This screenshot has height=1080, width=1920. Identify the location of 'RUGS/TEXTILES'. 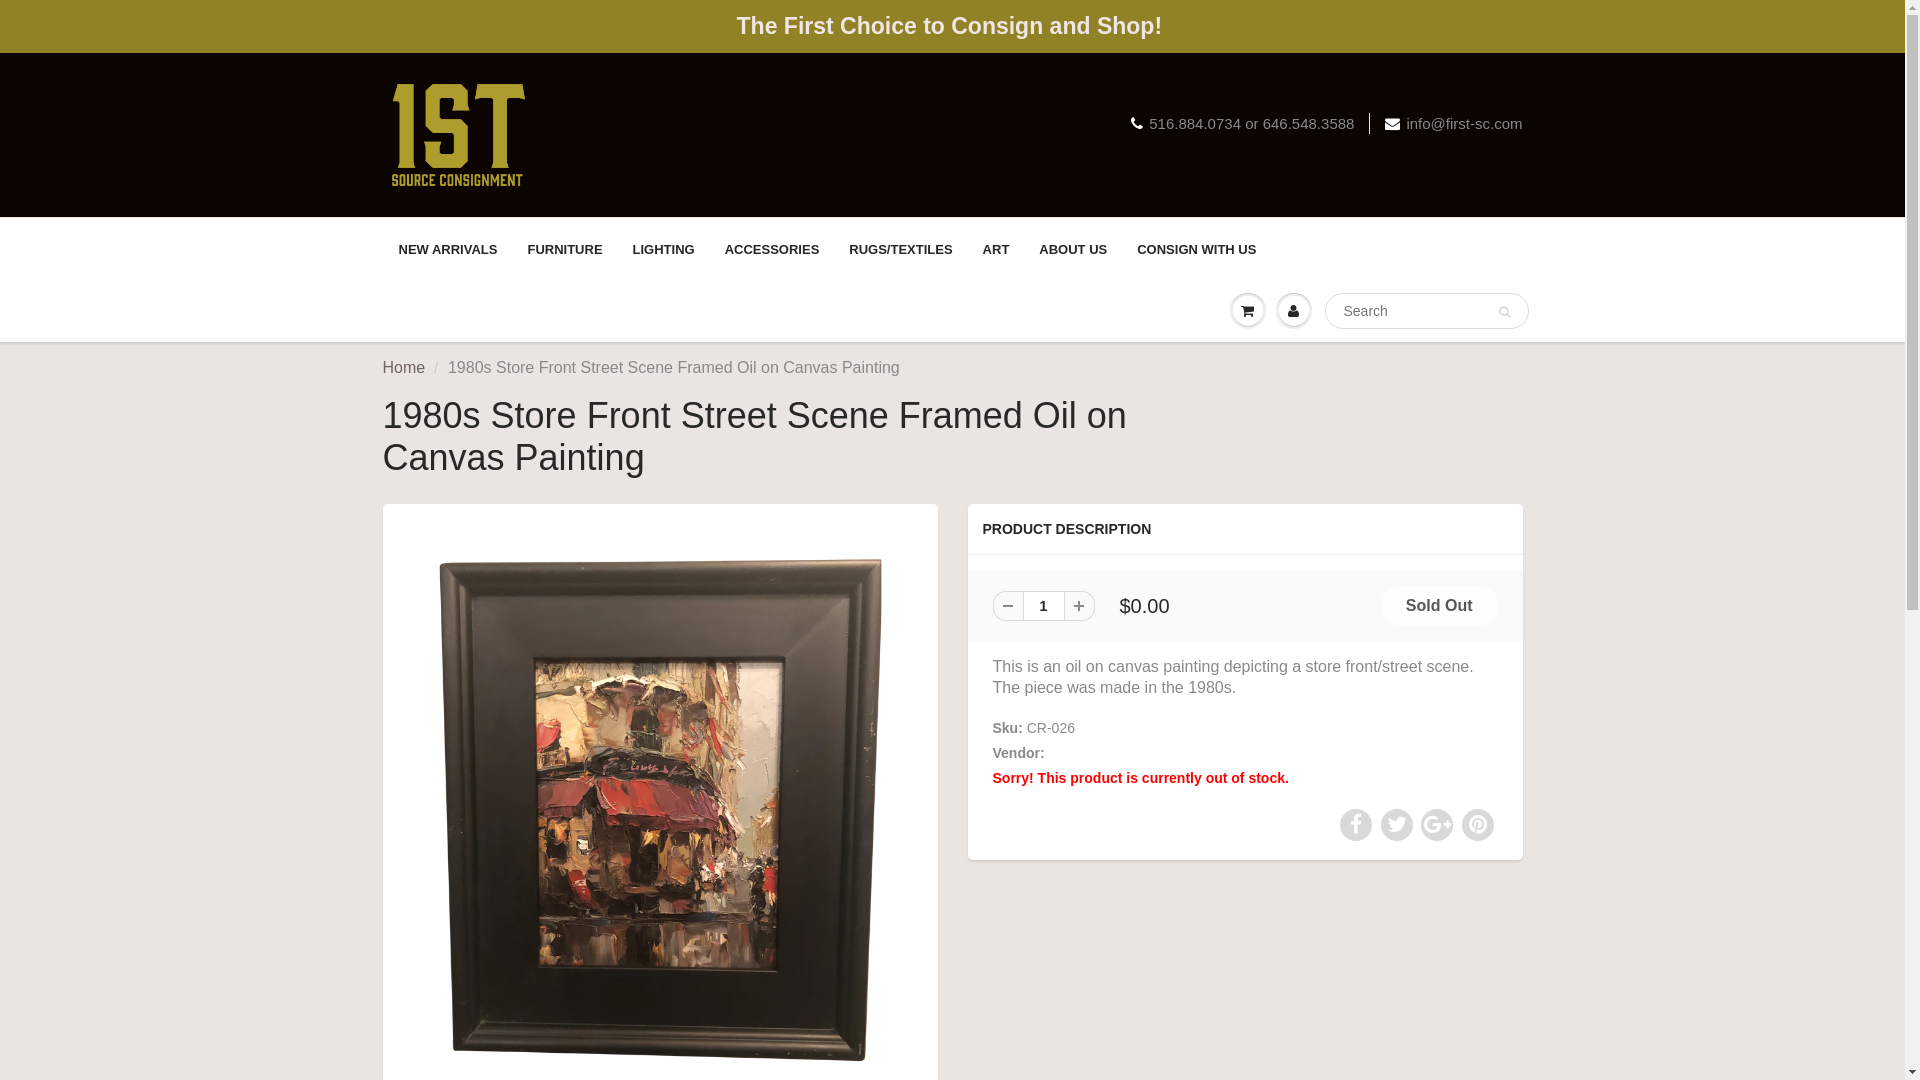
(899, 249).